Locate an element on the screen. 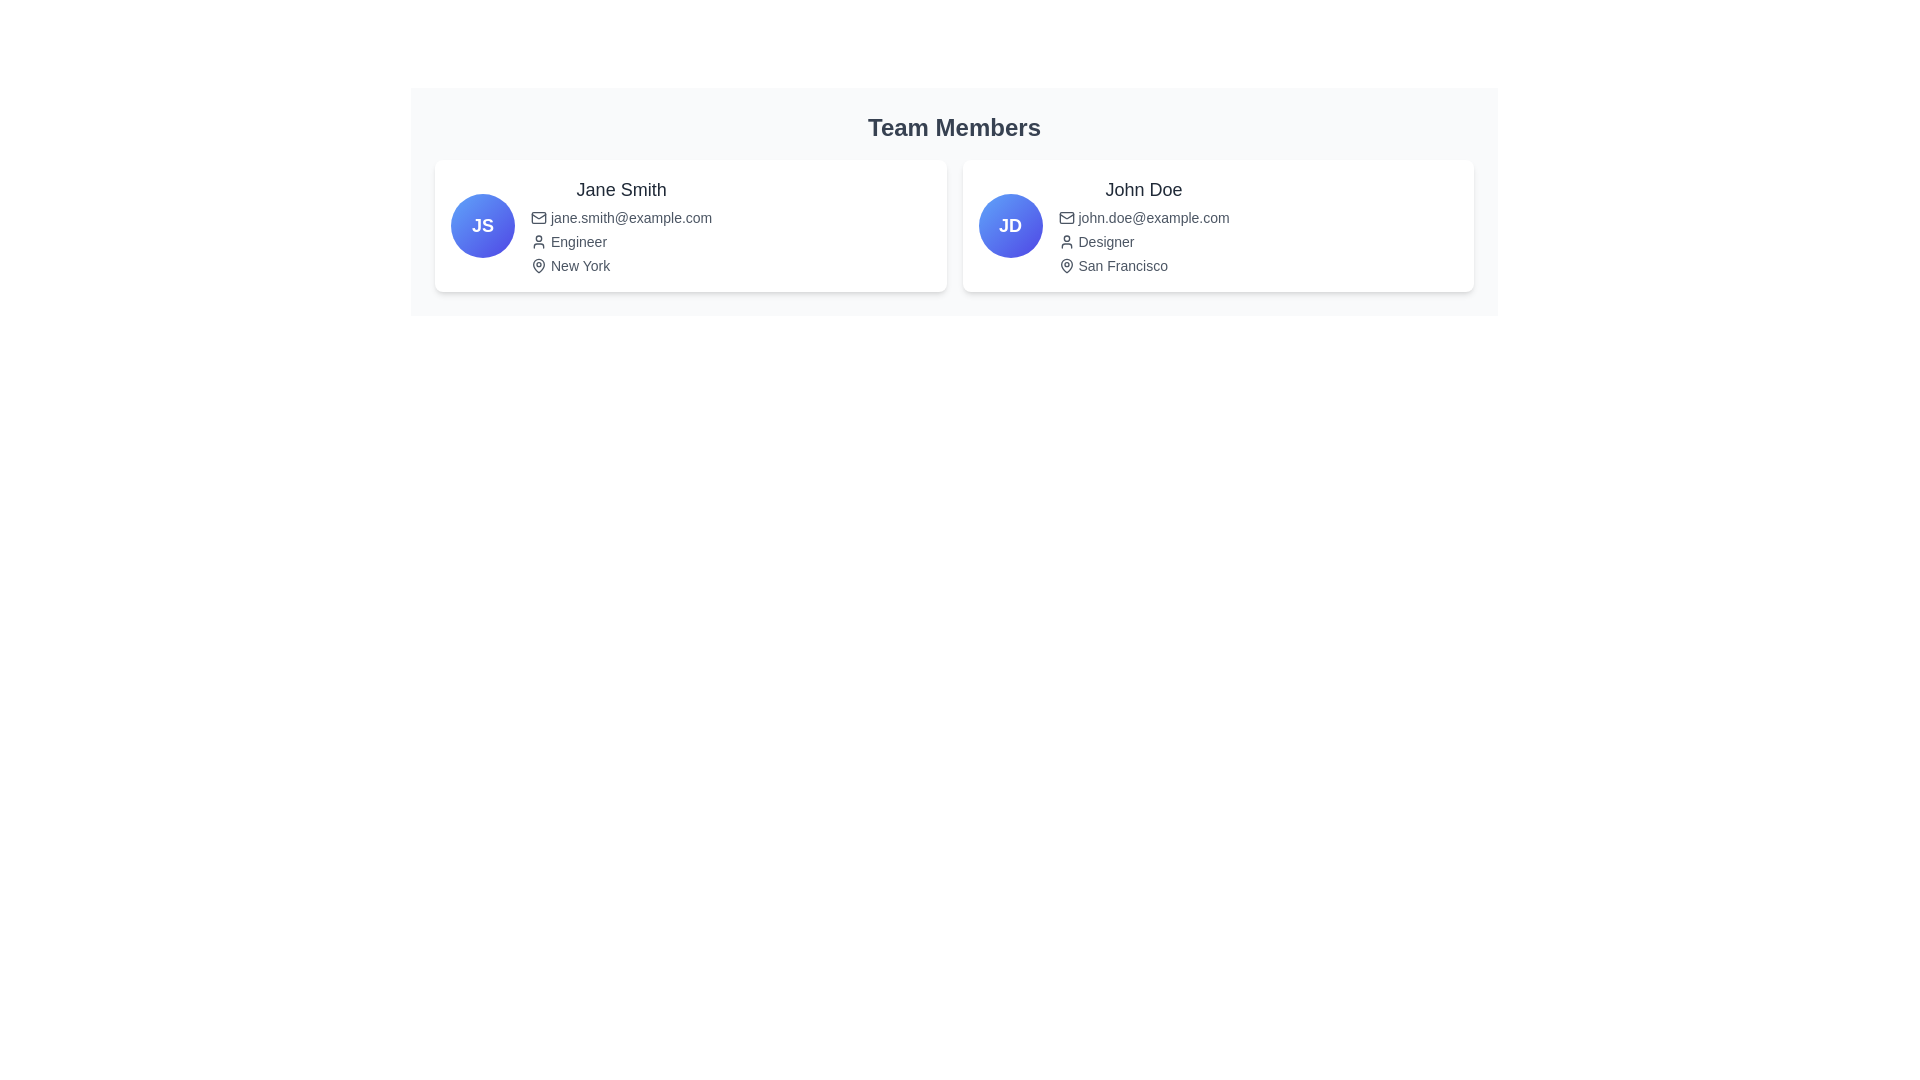  the envelope icon, which is styled minimally with a thin outline and is situated to the left of the text 'jane.smith@example.com' is located at coordinates (538, 218).